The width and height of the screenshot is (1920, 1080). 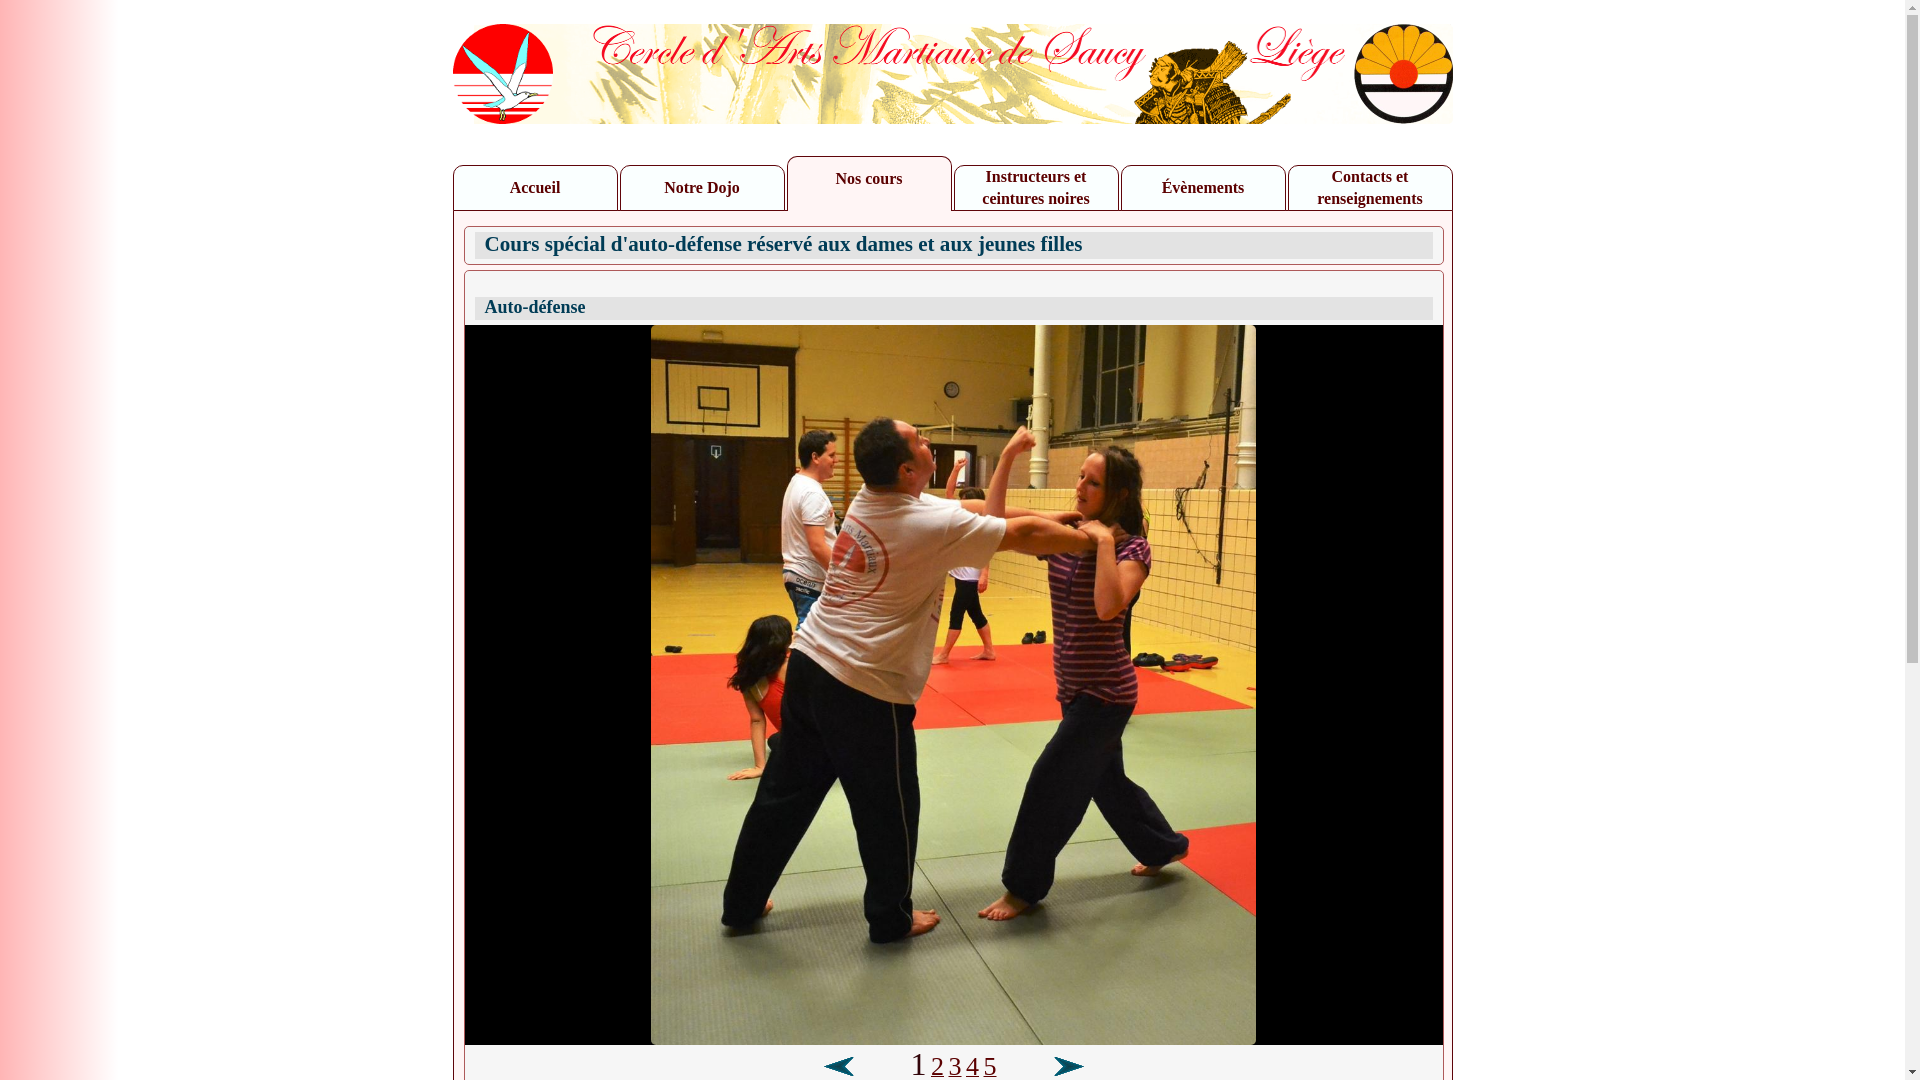 What do you see at coordinates (1035, 188) in the screenshot?
I see `'Instructeurs et` at bounding box center [1035, 188].